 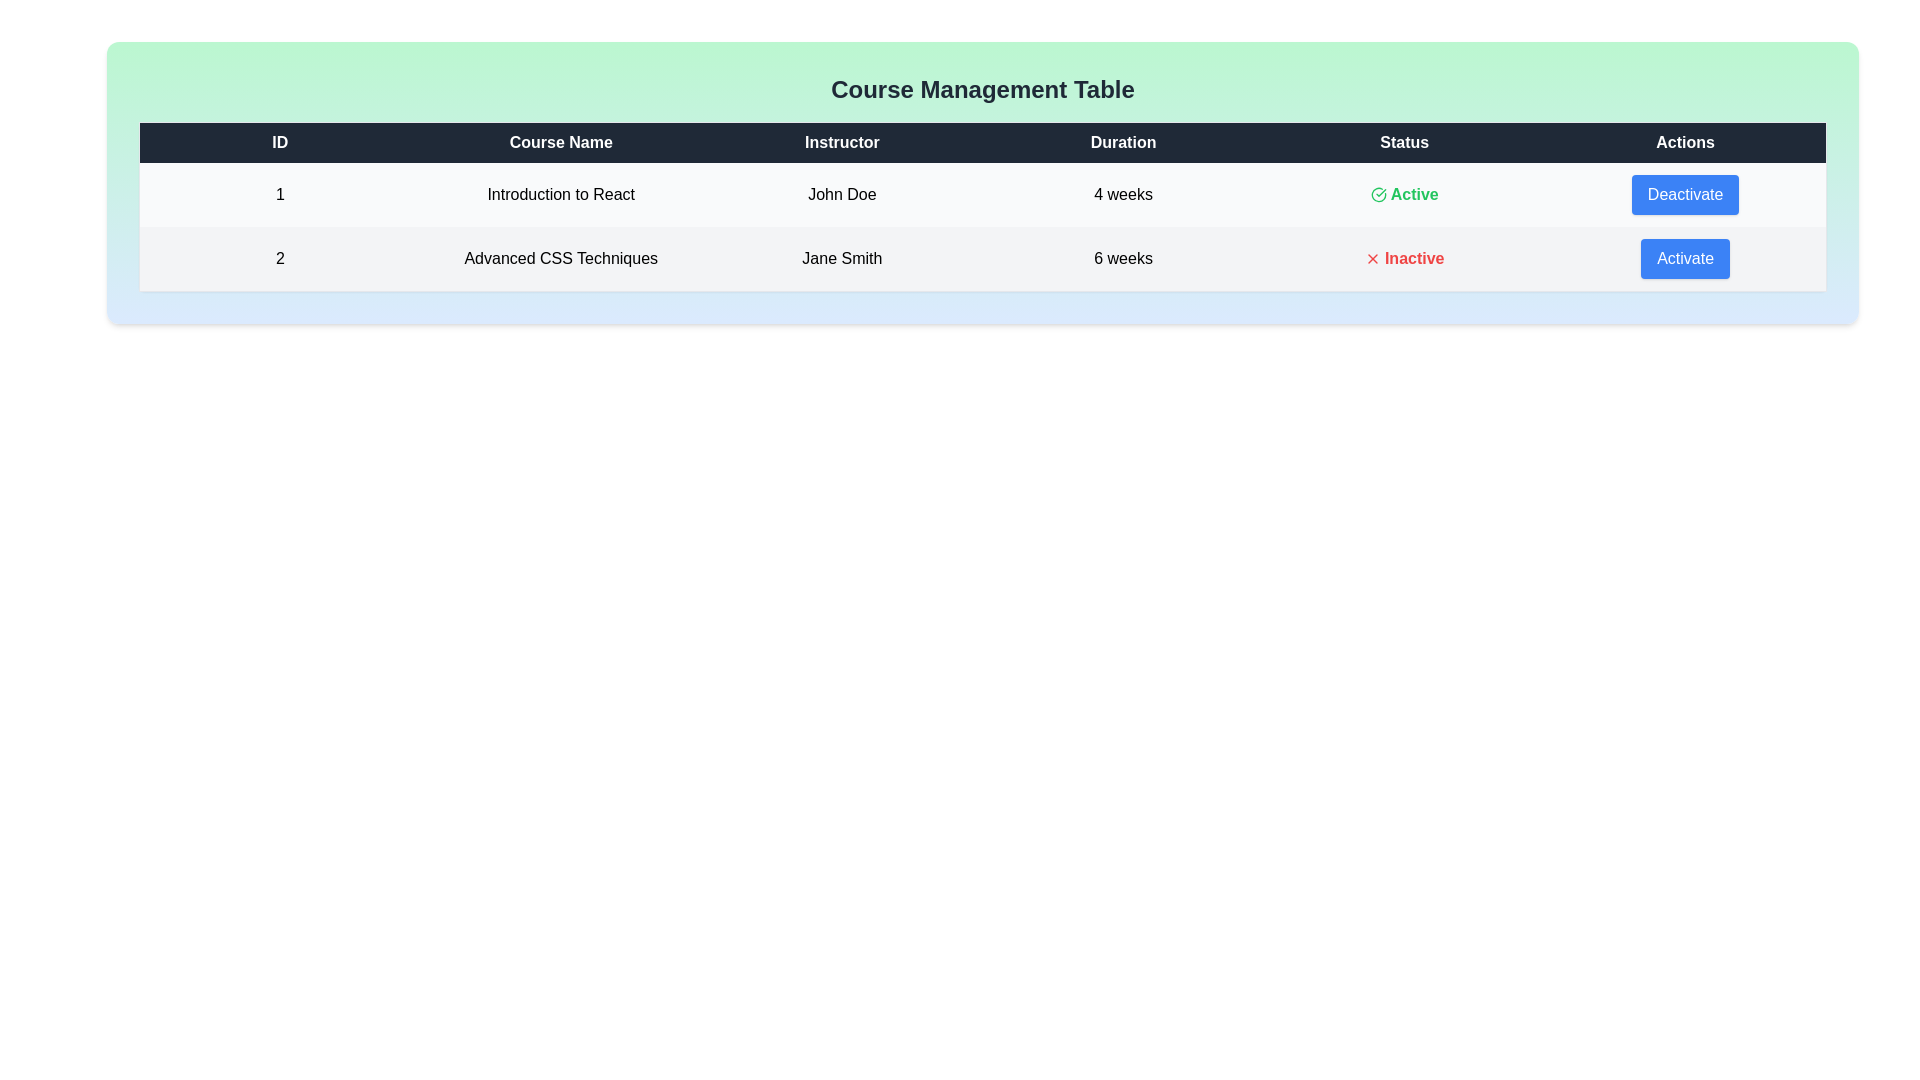 What do you see at coordinates (1403, 258) in the screenshot?
I see `status of the course indicated by the 'Inactive' status with a red cross icon in the second row of the 'Status' column for the course 'Advanced CSS Techniques'` at bounding box center [1403, 258].